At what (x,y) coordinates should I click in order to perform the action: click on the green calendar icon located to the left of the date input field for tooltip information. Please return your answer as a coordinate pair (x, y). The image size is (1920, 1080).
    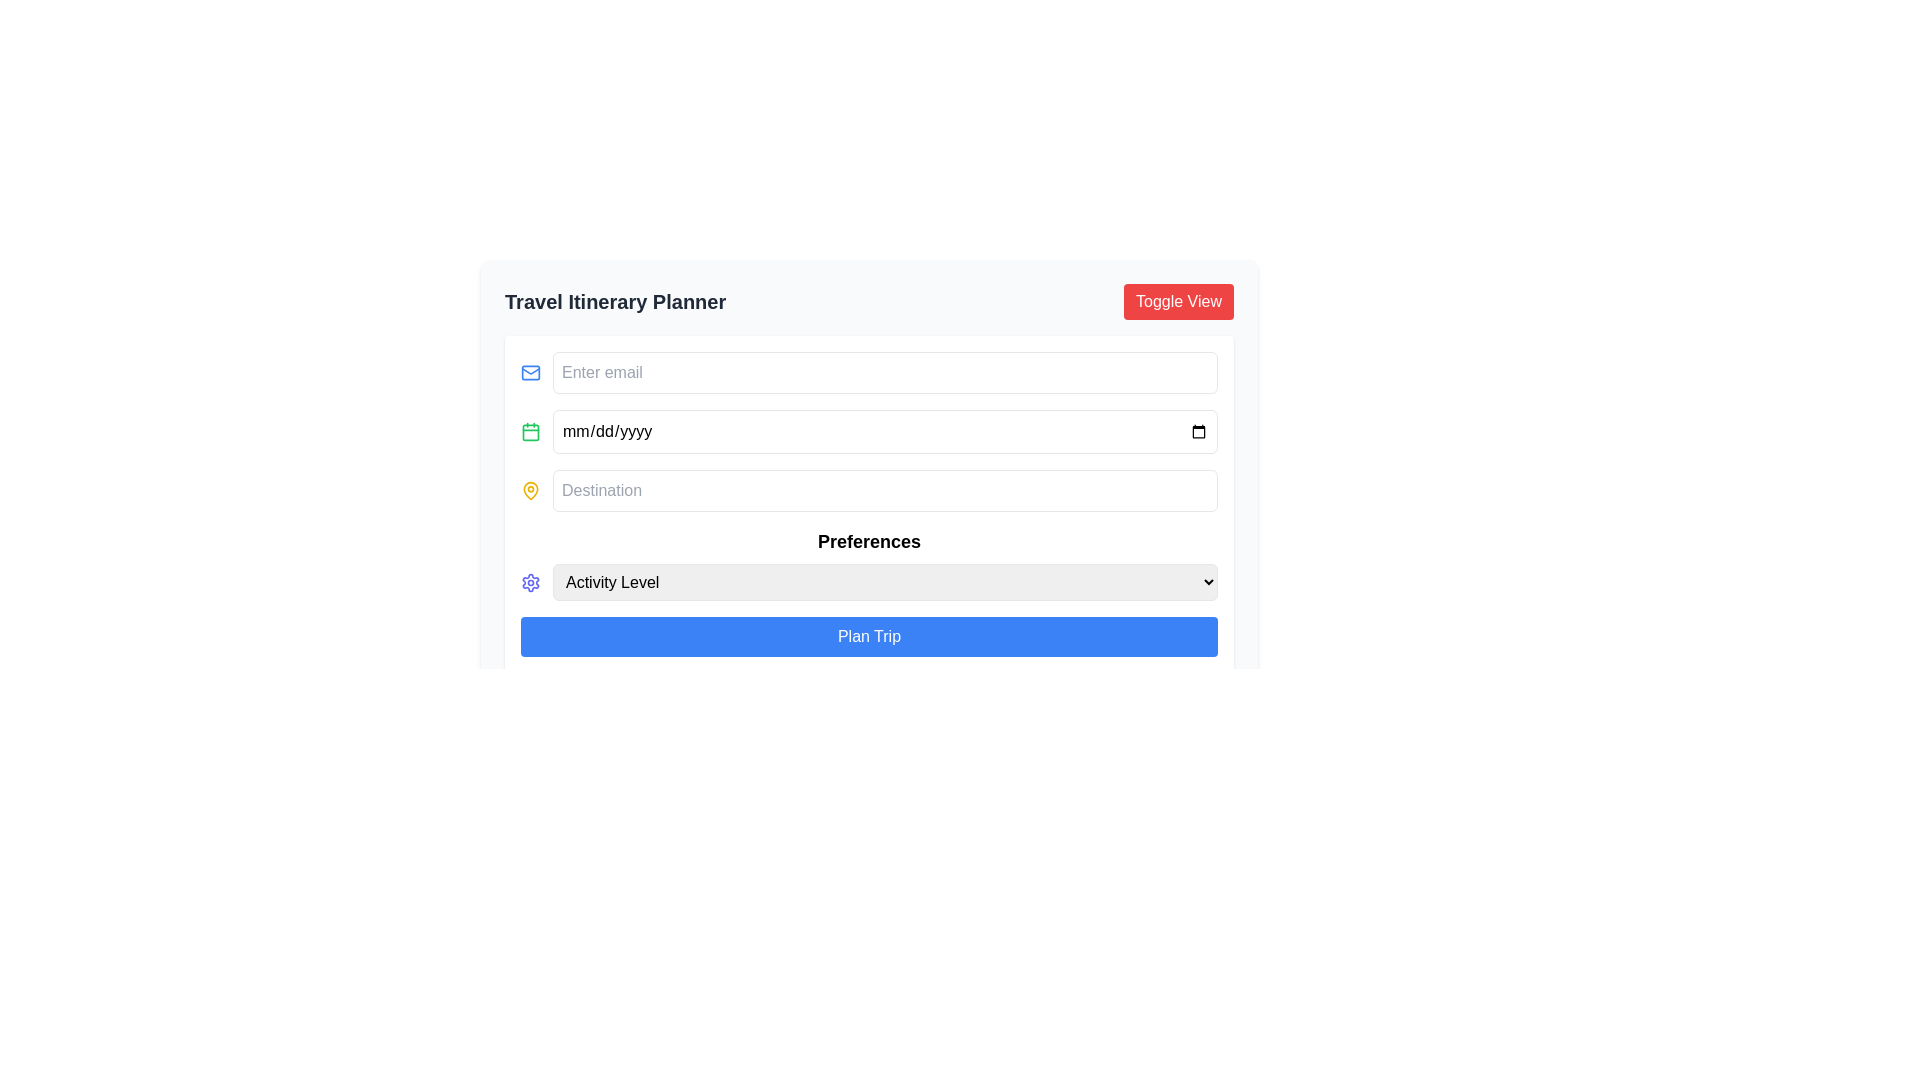
    Looking at the image, I should click on (531, 431).